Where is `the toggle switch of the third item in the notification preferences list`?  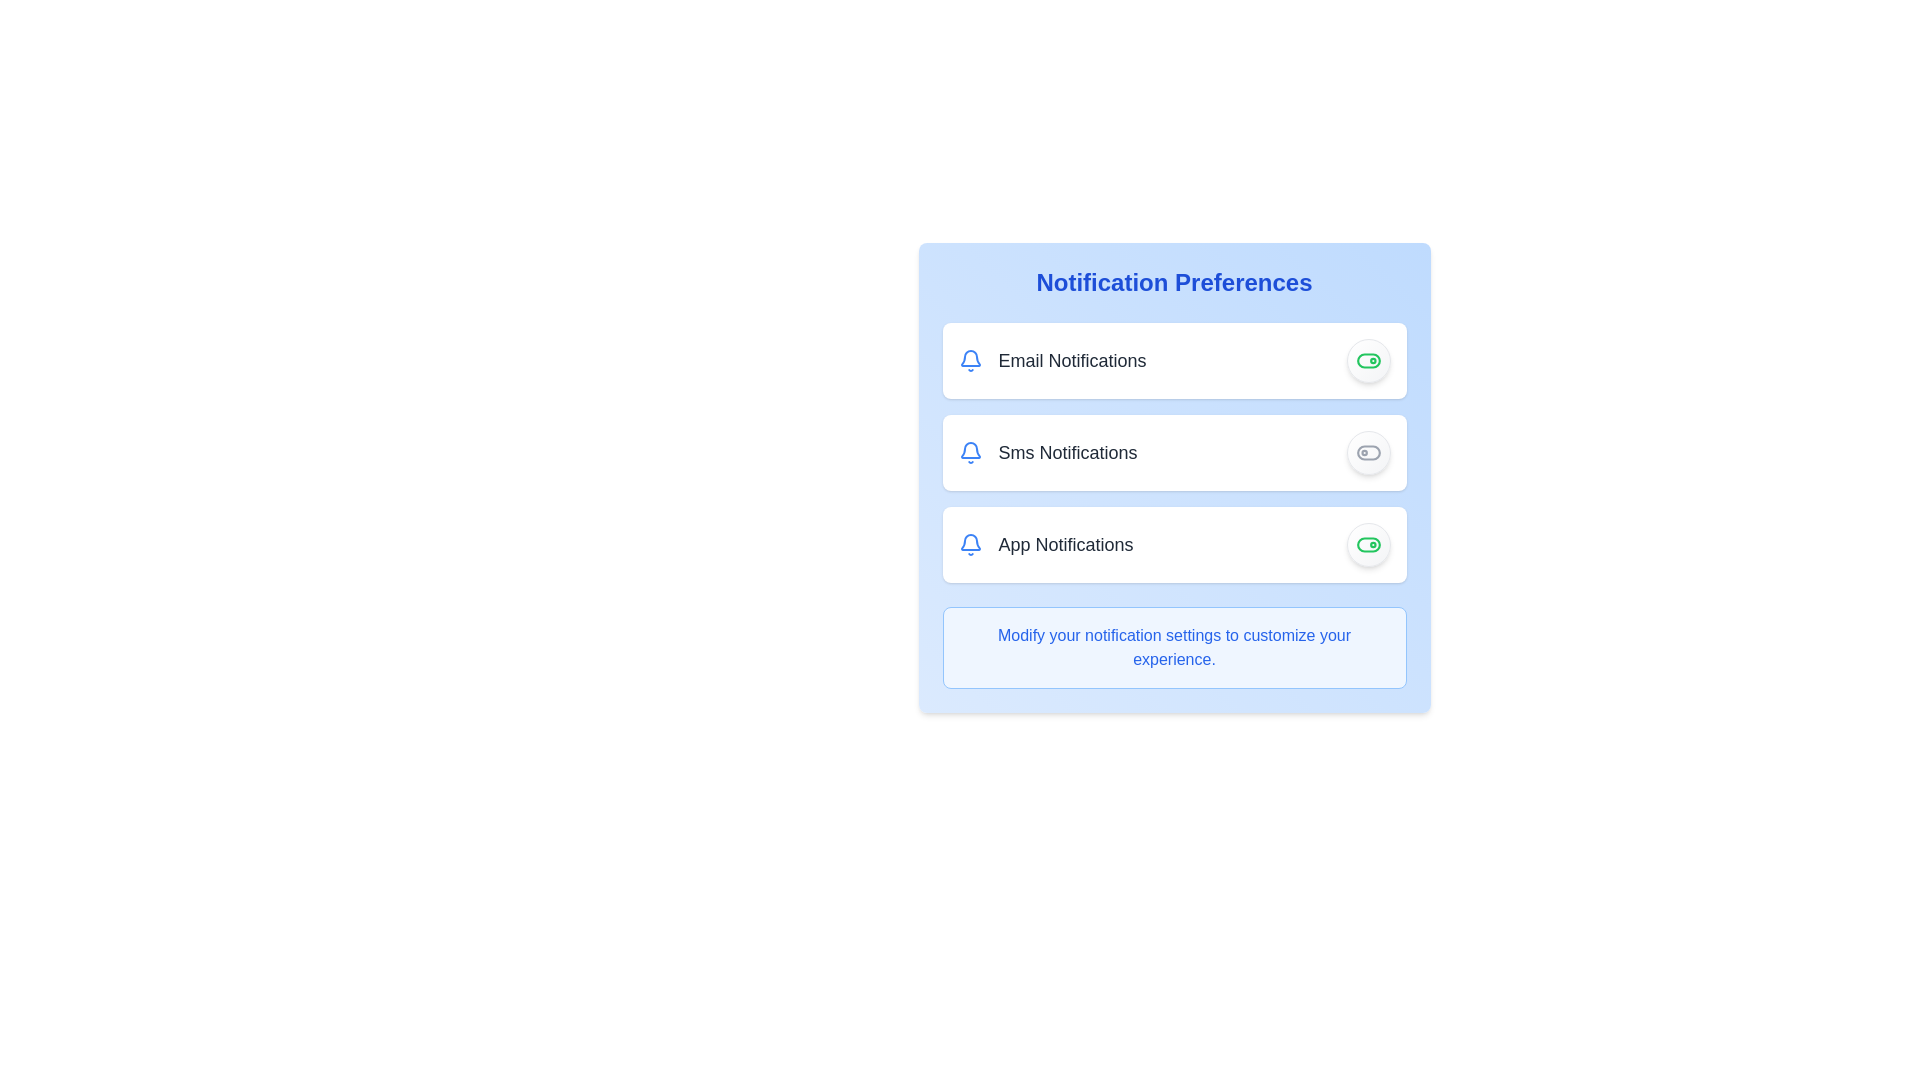
the toggle switch of the third item in the notification preferences list is located at coordinates (1174, 544).